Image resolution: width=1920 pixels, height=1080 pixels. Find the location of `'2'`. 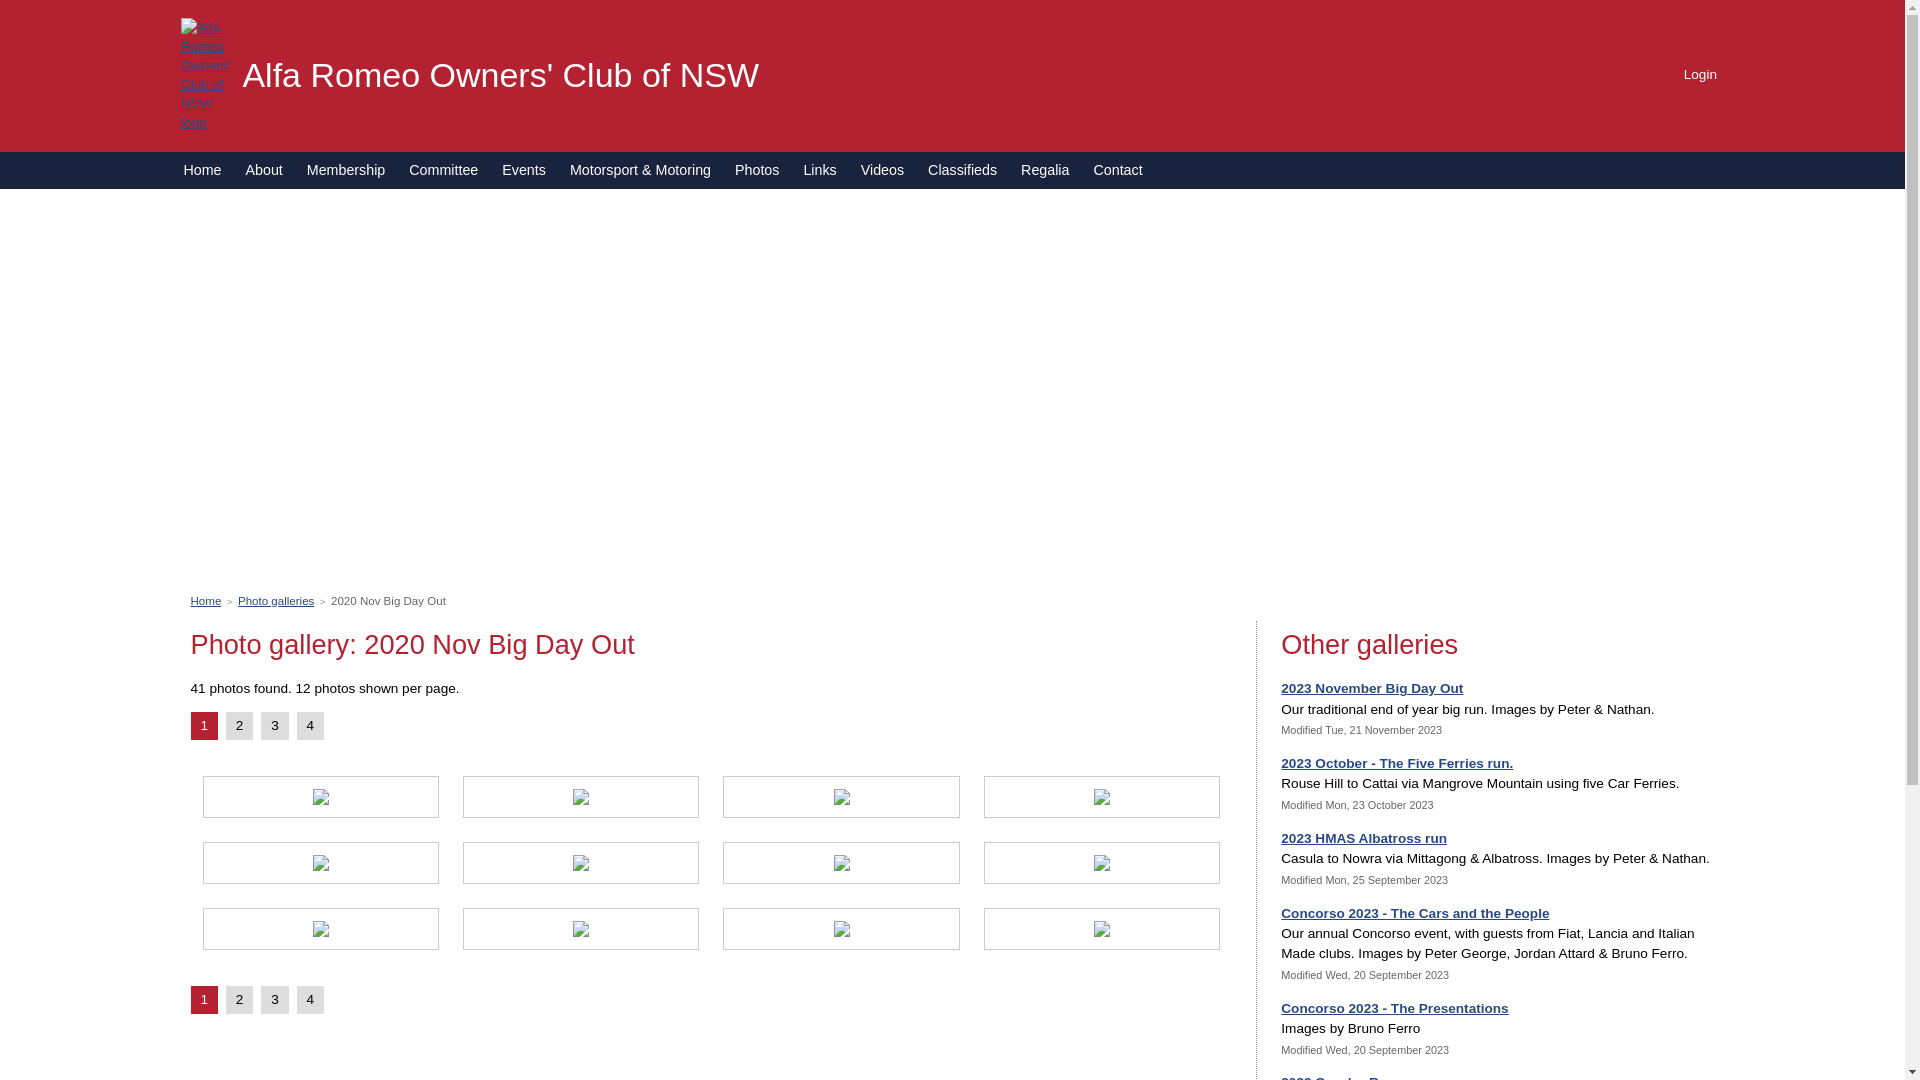

'2' is located at coordinates (240, 725).